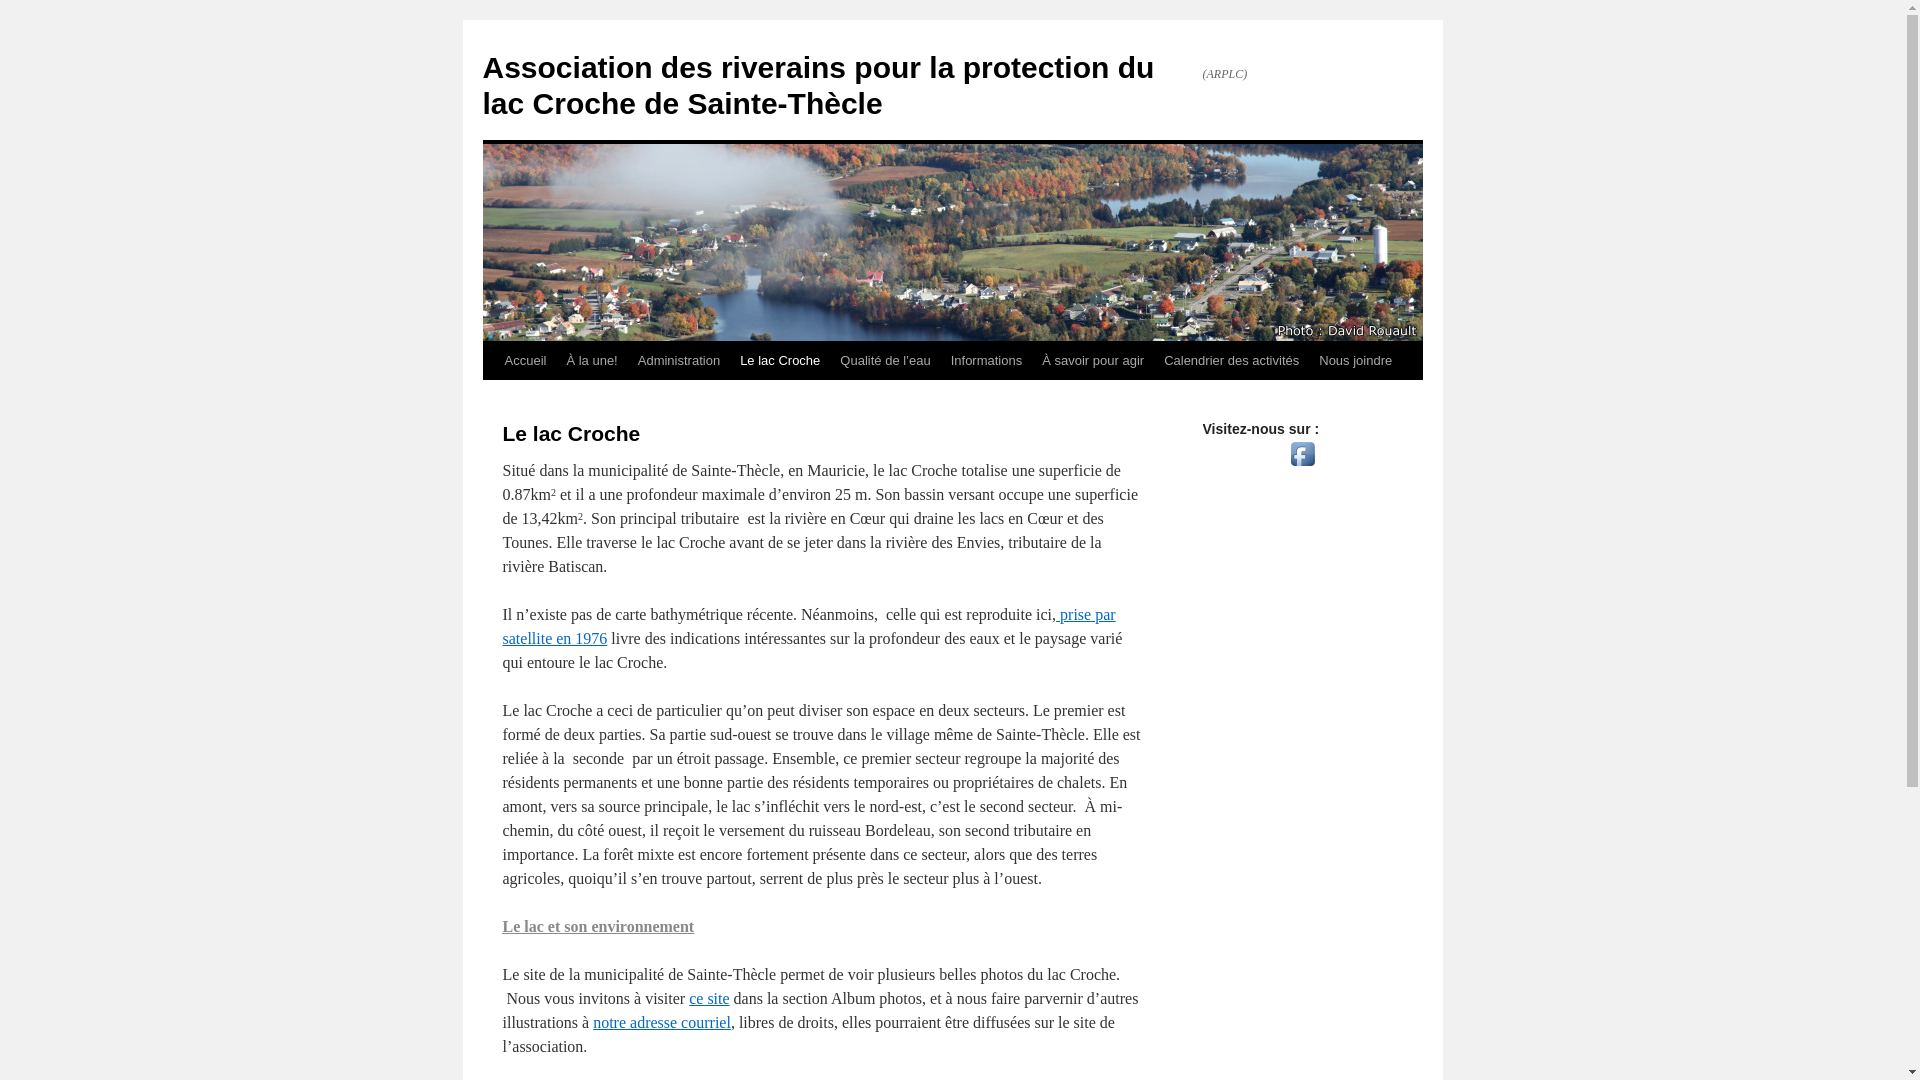 The width and height of the screenshot is (1920, 1080). I want to click on 'Visit Us On Facebook', so click(1302, 466).